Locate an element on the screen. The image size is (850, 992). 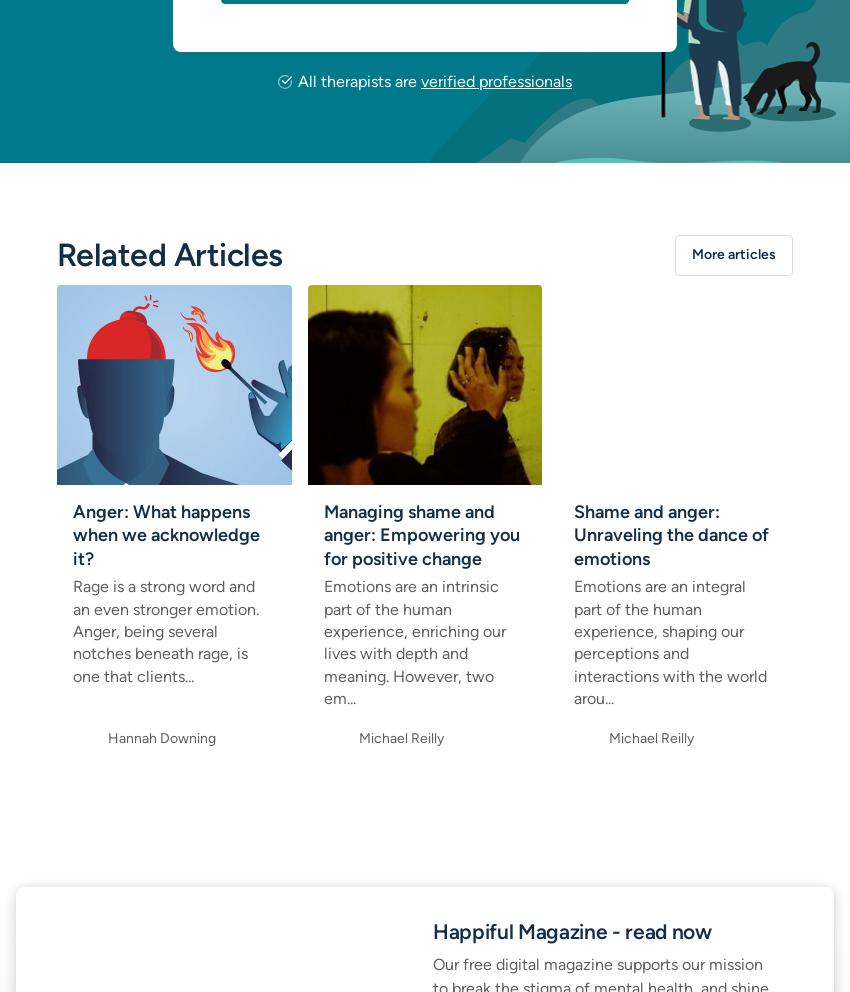
'Anger: What happens when we acknowledge it?' is located at coordinates (166, 533).